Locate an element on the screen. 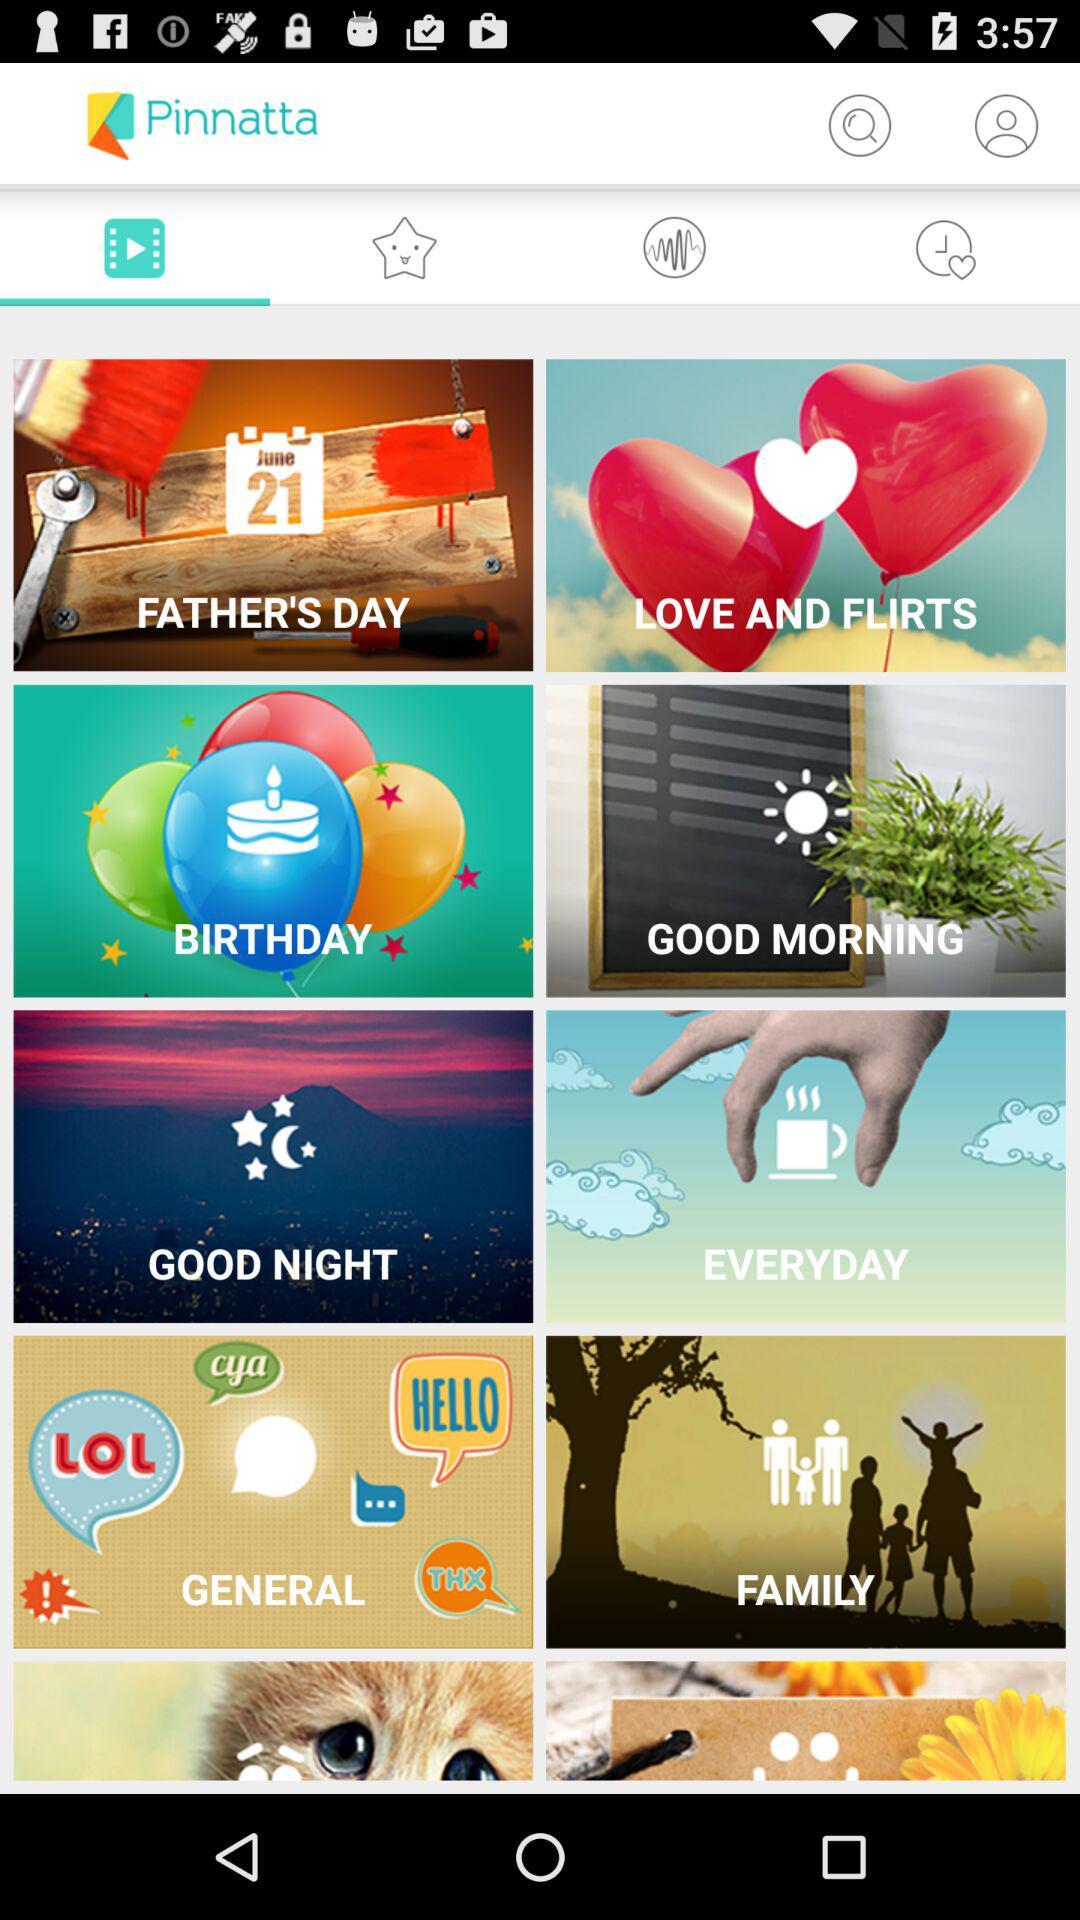 This screenshot has width=1080, height=1920. the 2nd image of the 3rd row of the page is located at coordinates (805, 1166).